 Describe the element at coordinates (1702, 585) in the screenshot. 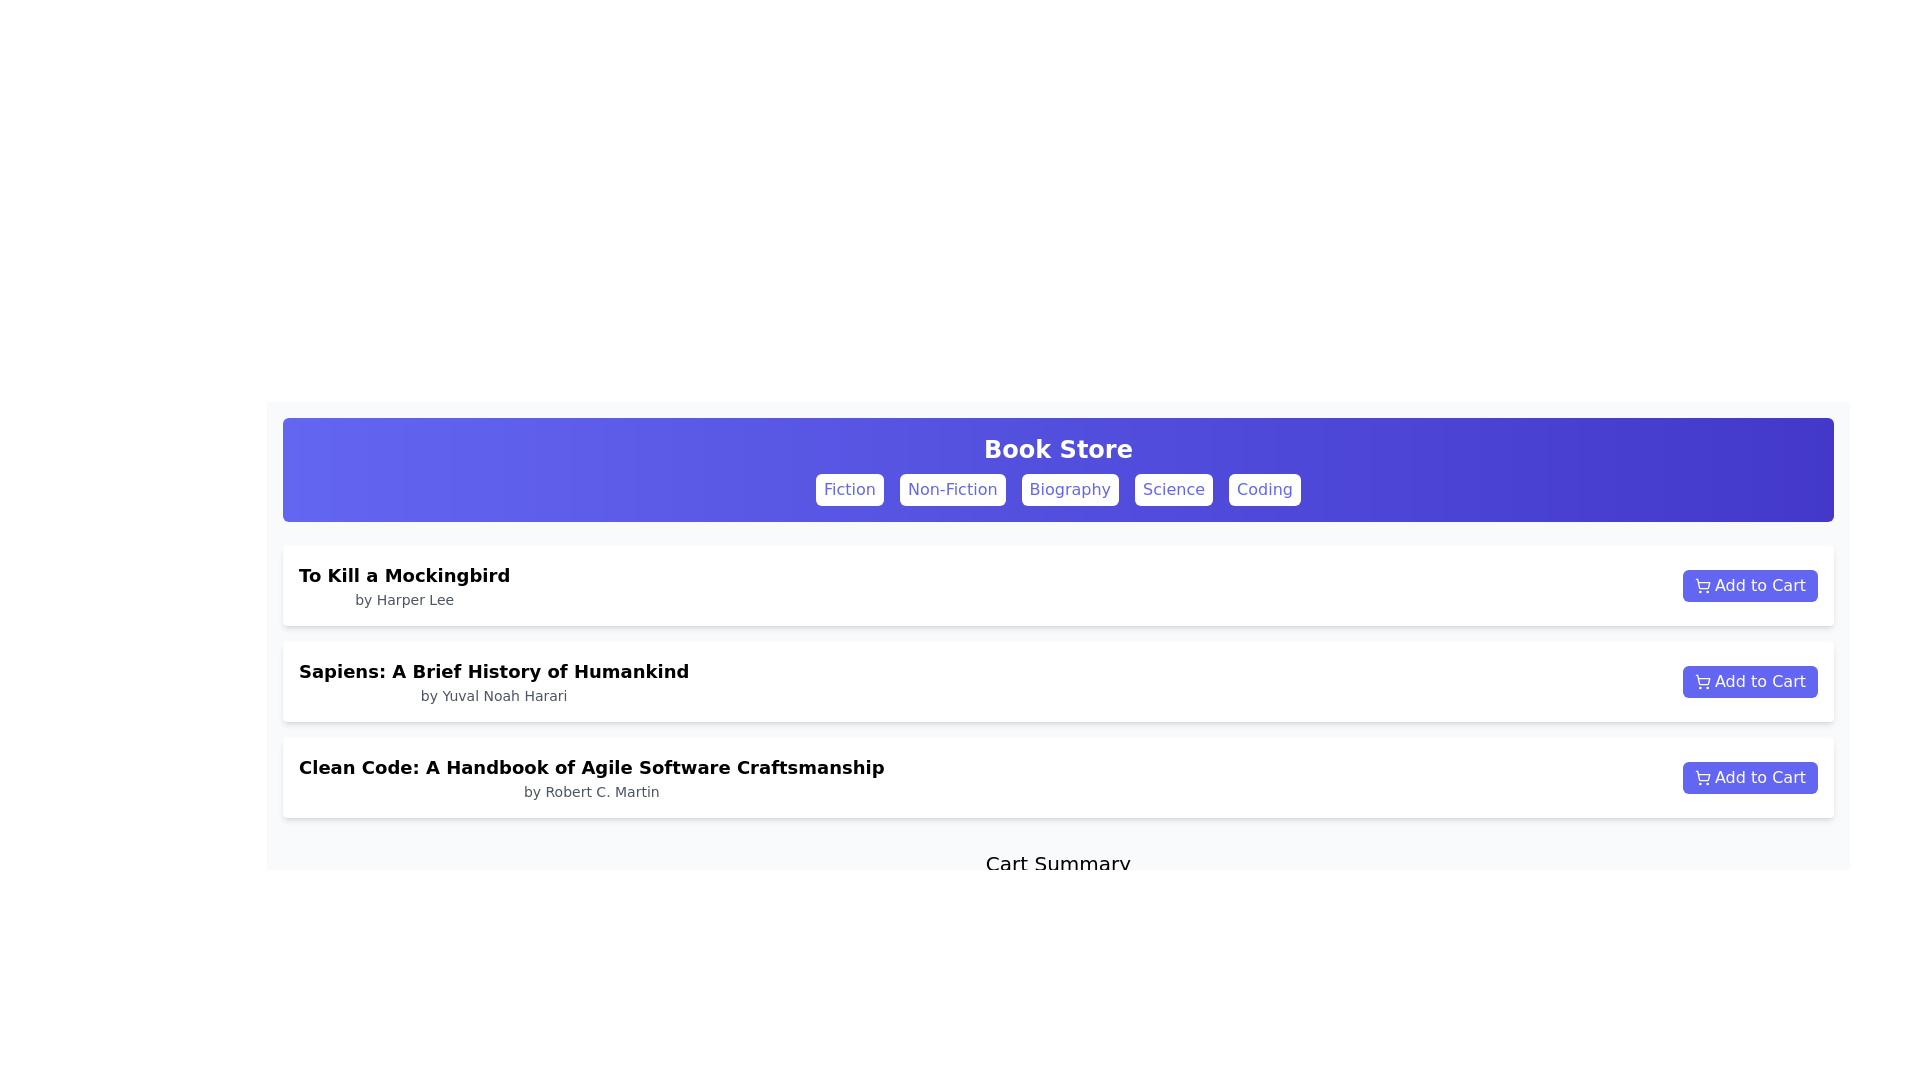

I see `the icon representing the function of adding an item to the shopping cart, located at the center of the 'Add to Cart' button` at that location.